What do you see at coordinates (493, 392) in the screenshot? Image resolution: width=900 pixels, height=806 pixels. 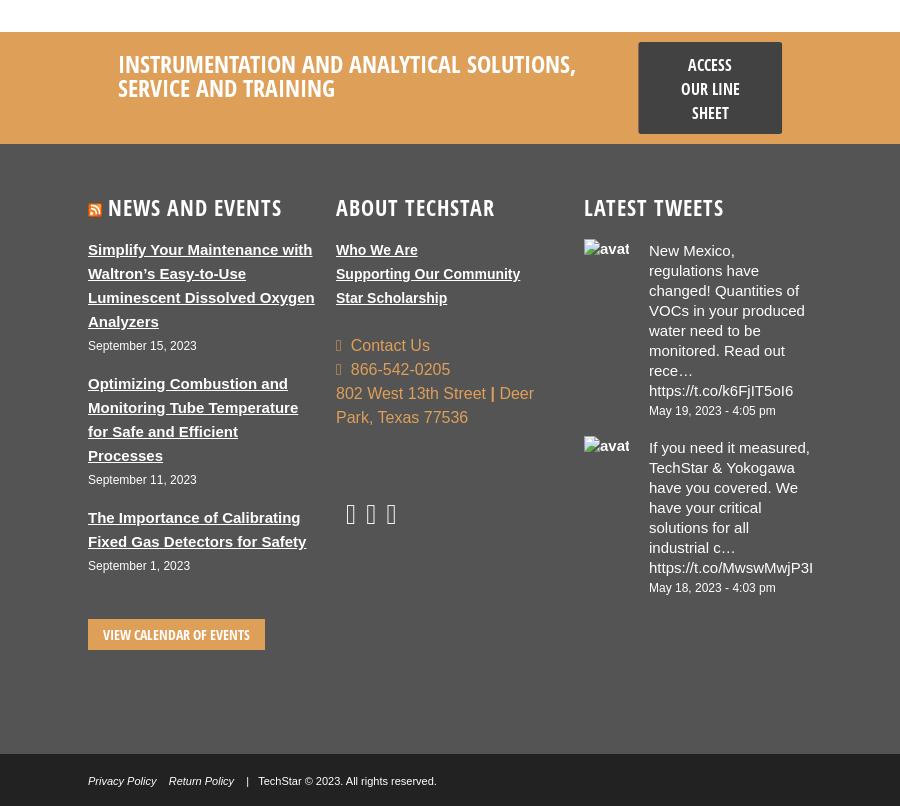 I see `'|'` at bounding box center [493, 392].